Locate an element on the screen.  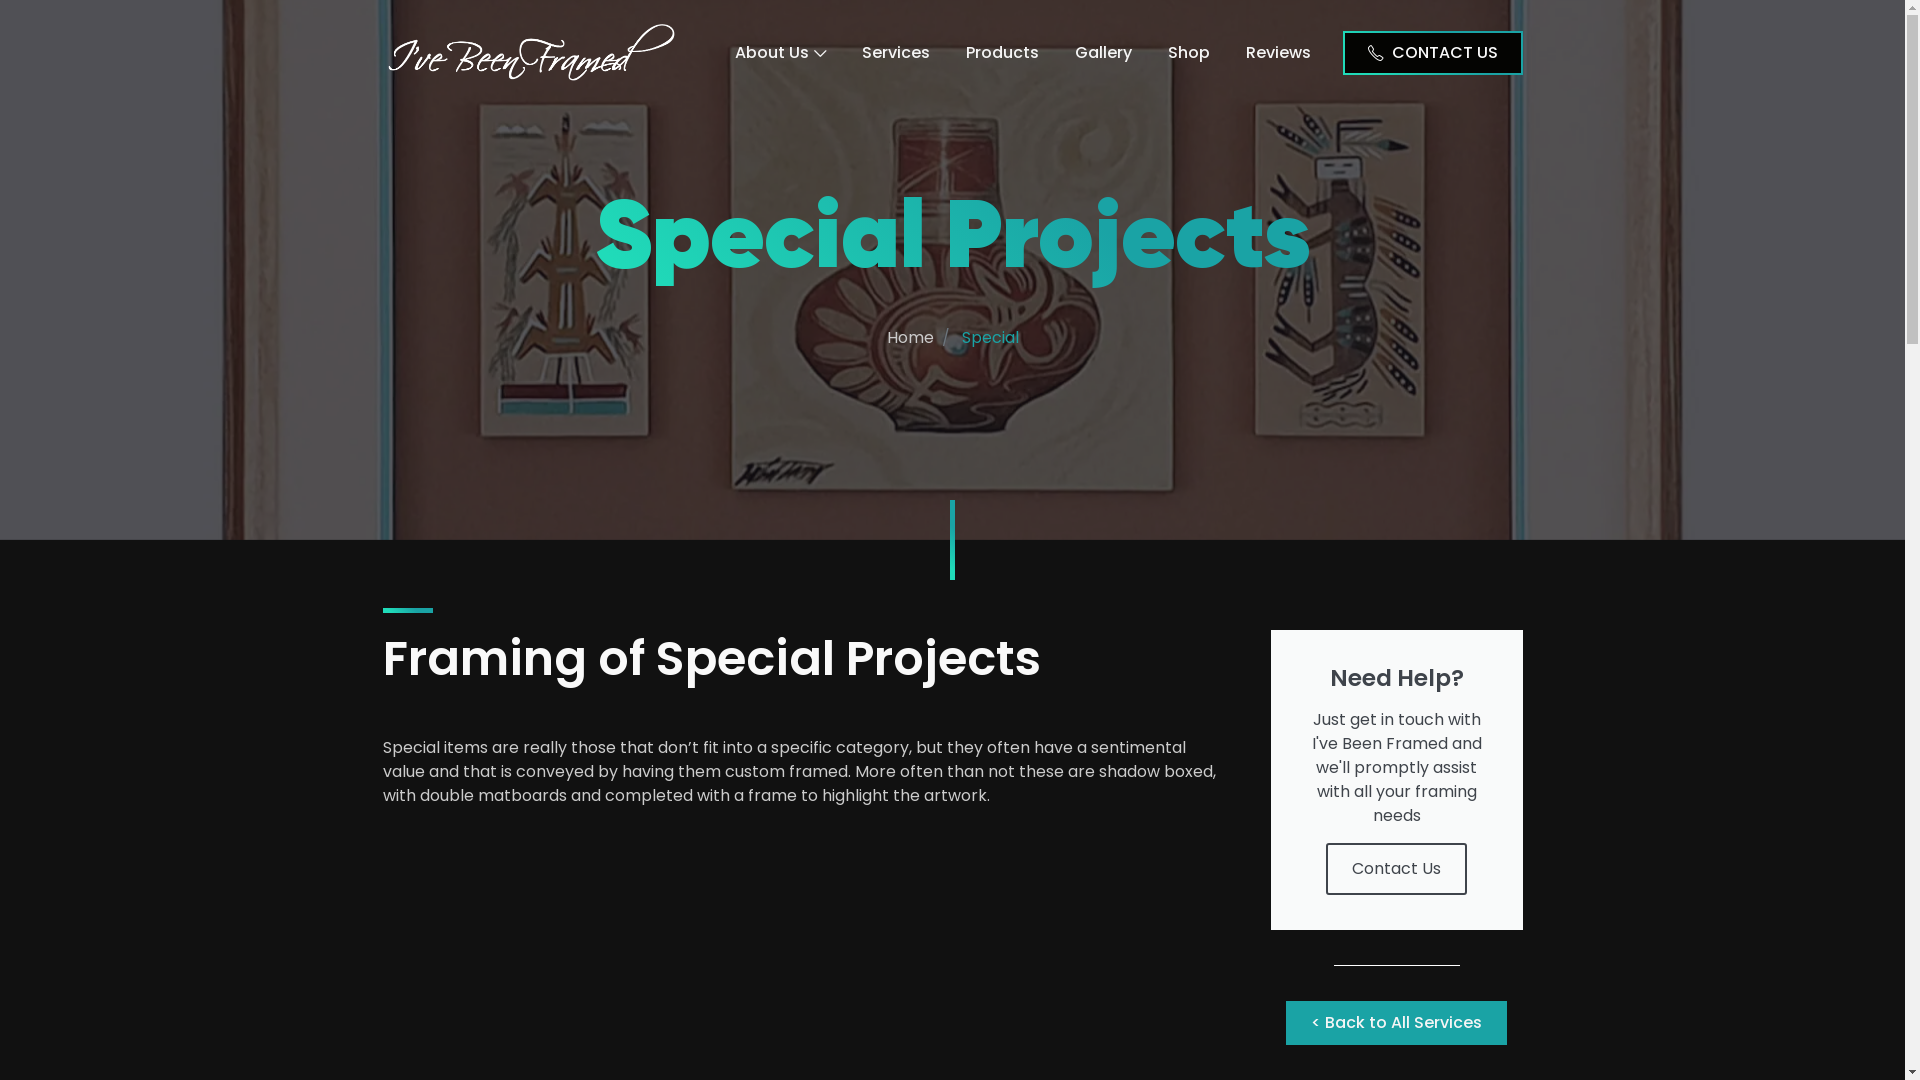
'Services' is located at coordinates (895, 50).